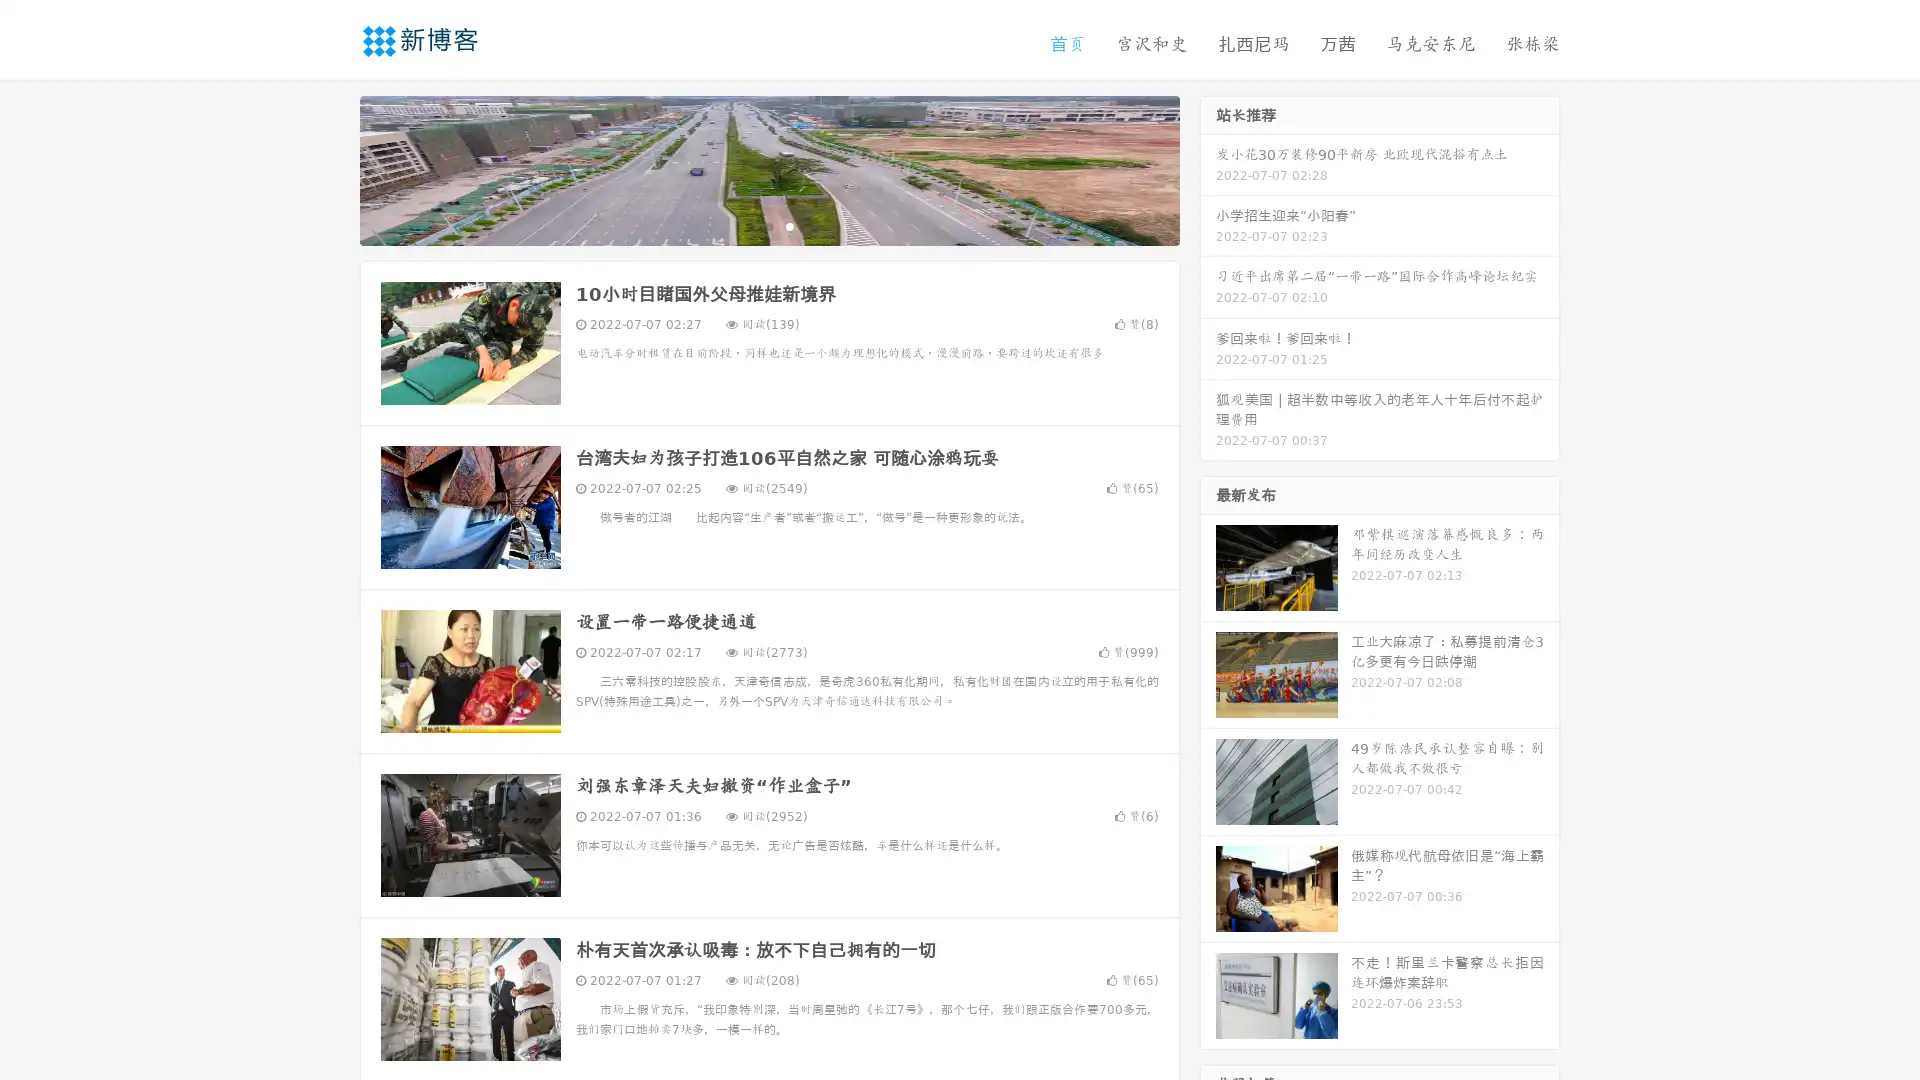  I want to click on Go to slide 2, so click(768, 225).